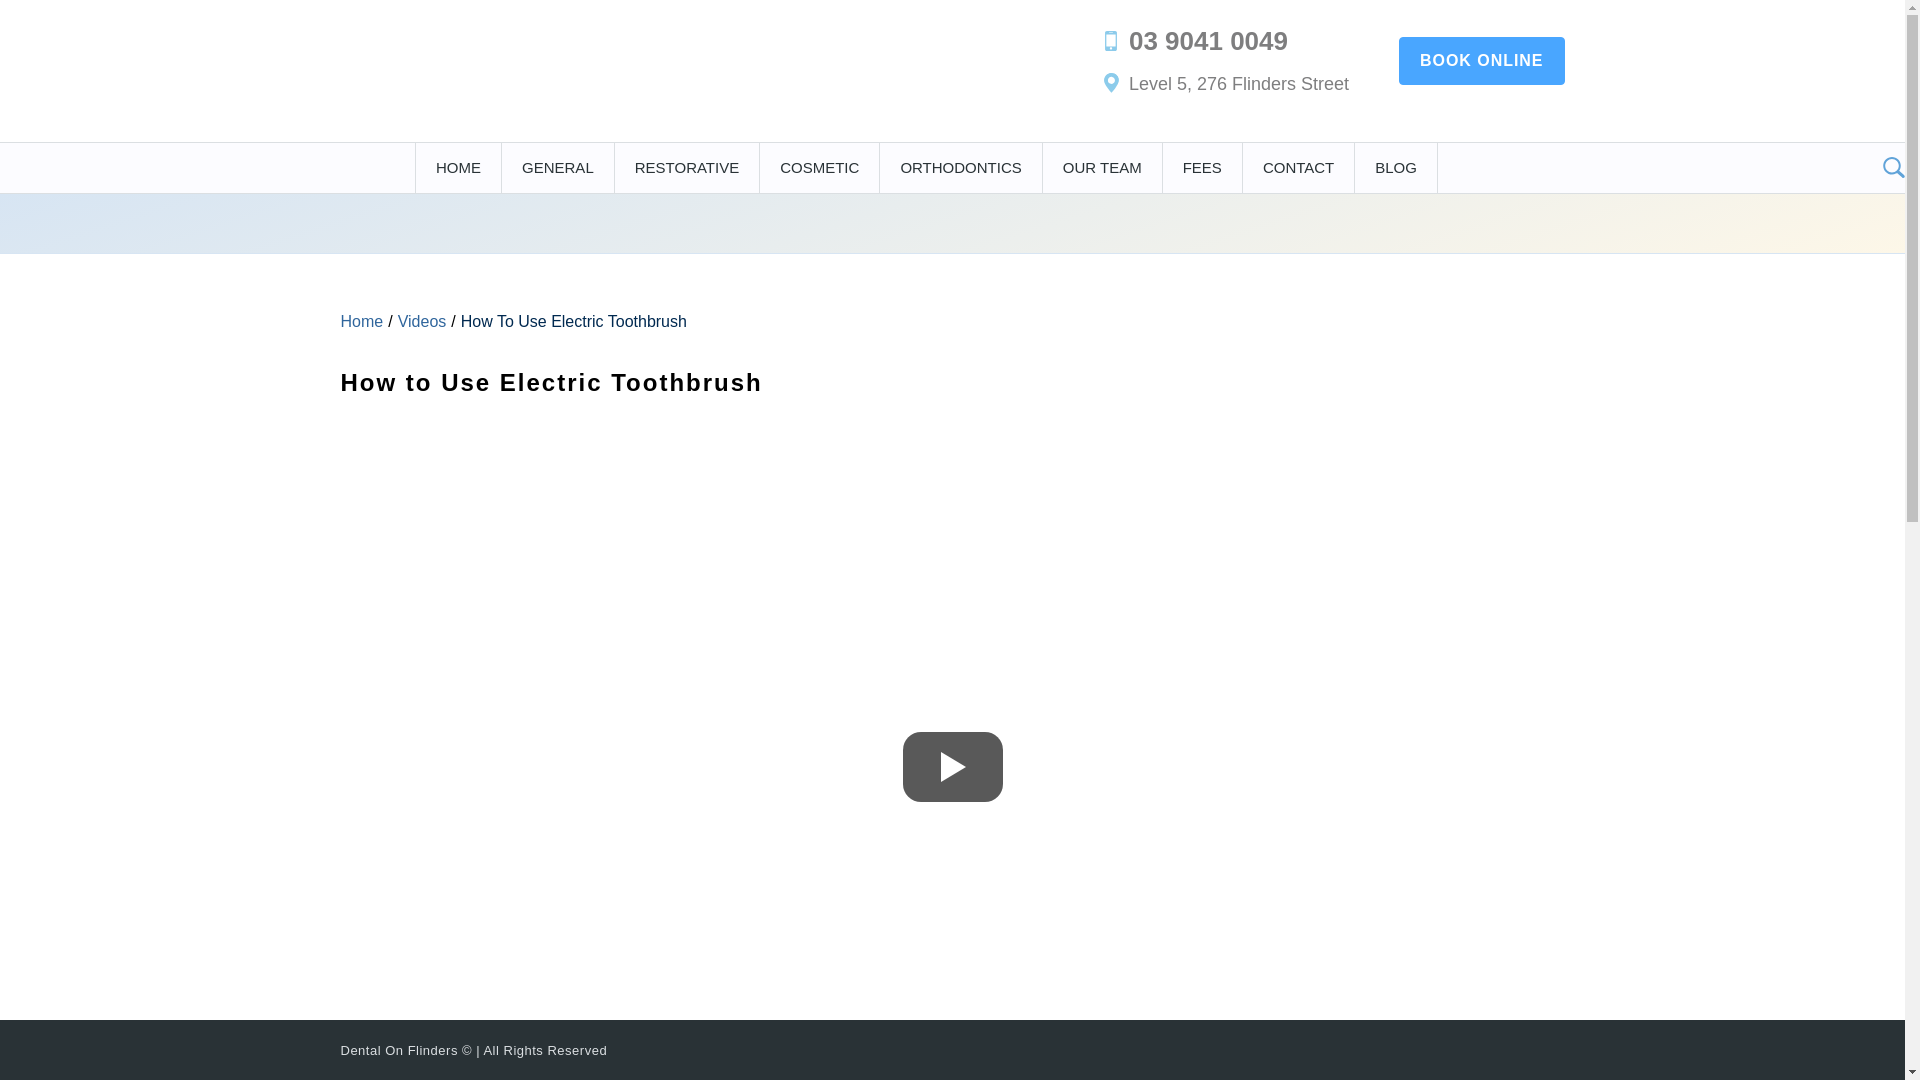  Describe the element at coordinates (1201, 167) in the screenshot. I see `'FEES'` at that location.